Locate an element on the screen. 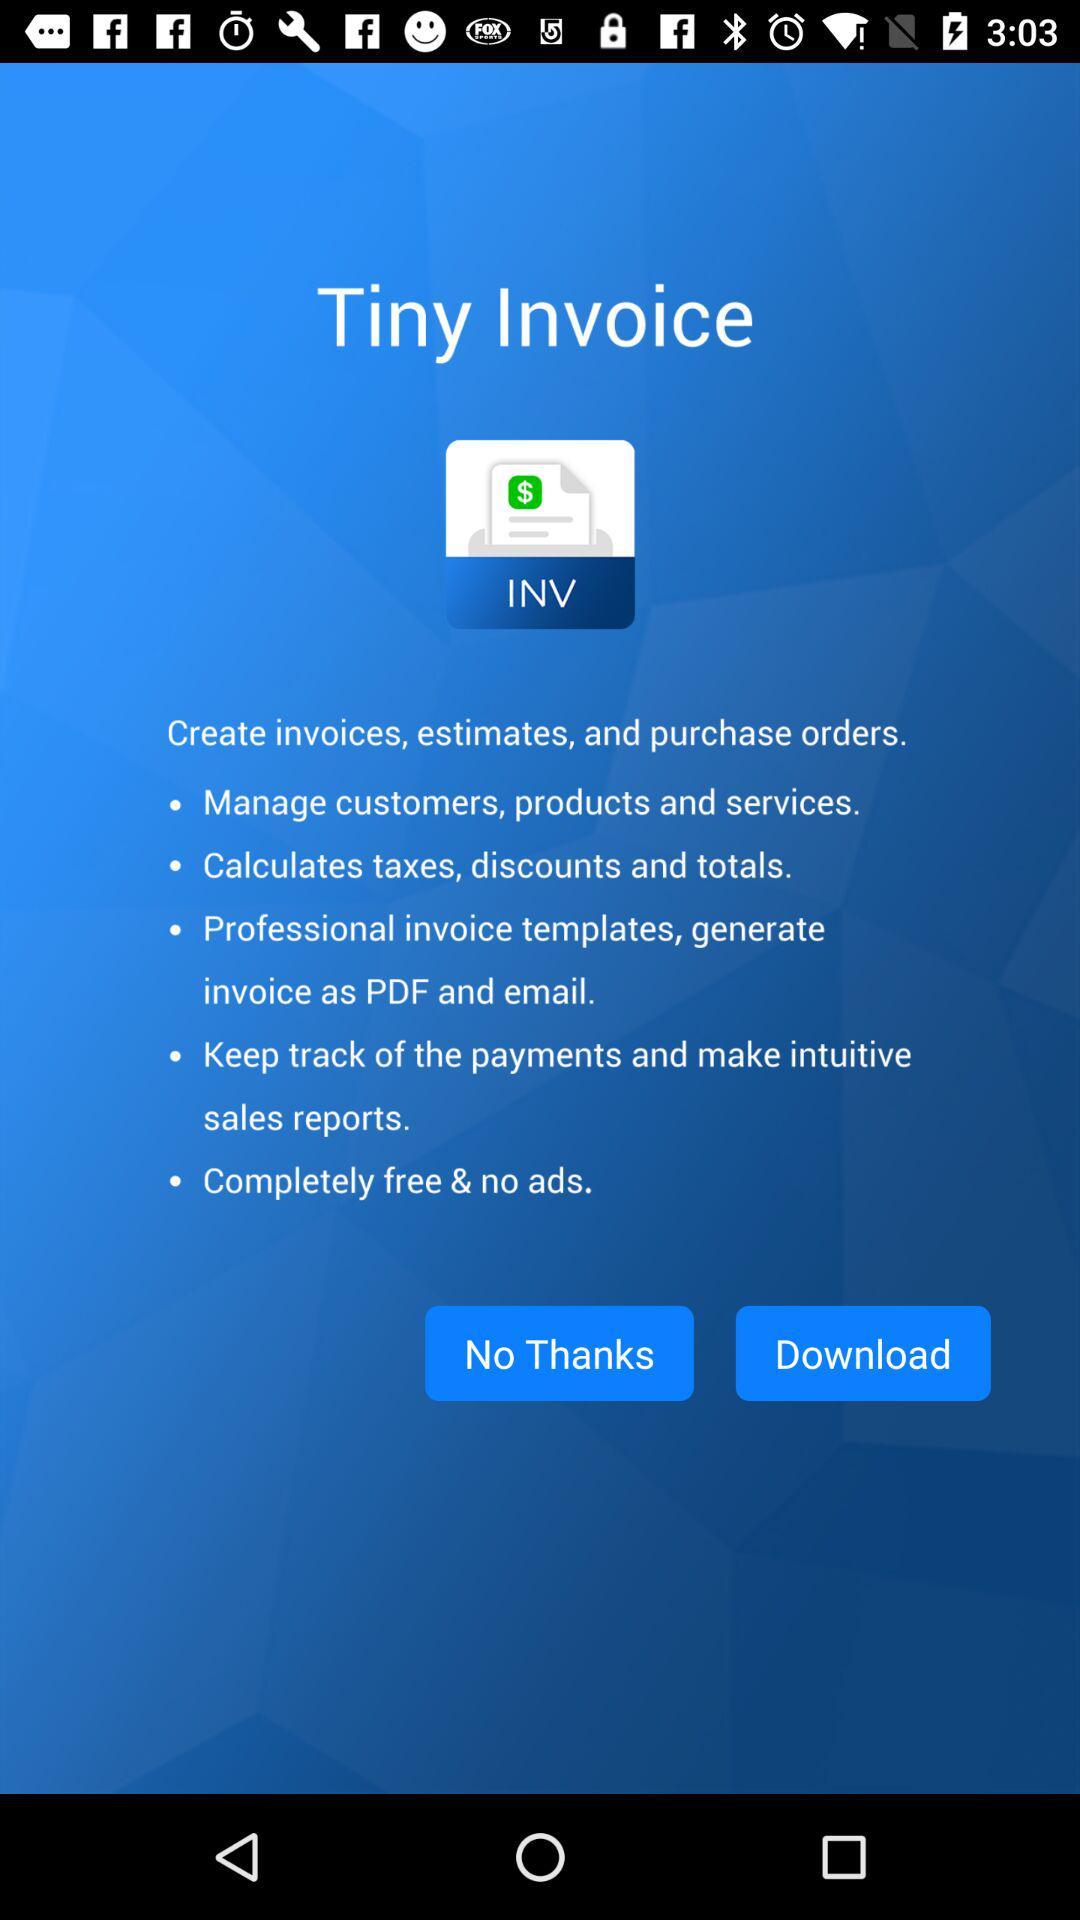 Image resolution: width=1080 pixels, height=1920 pixels. the download item is located at coordinates (862, 1353).